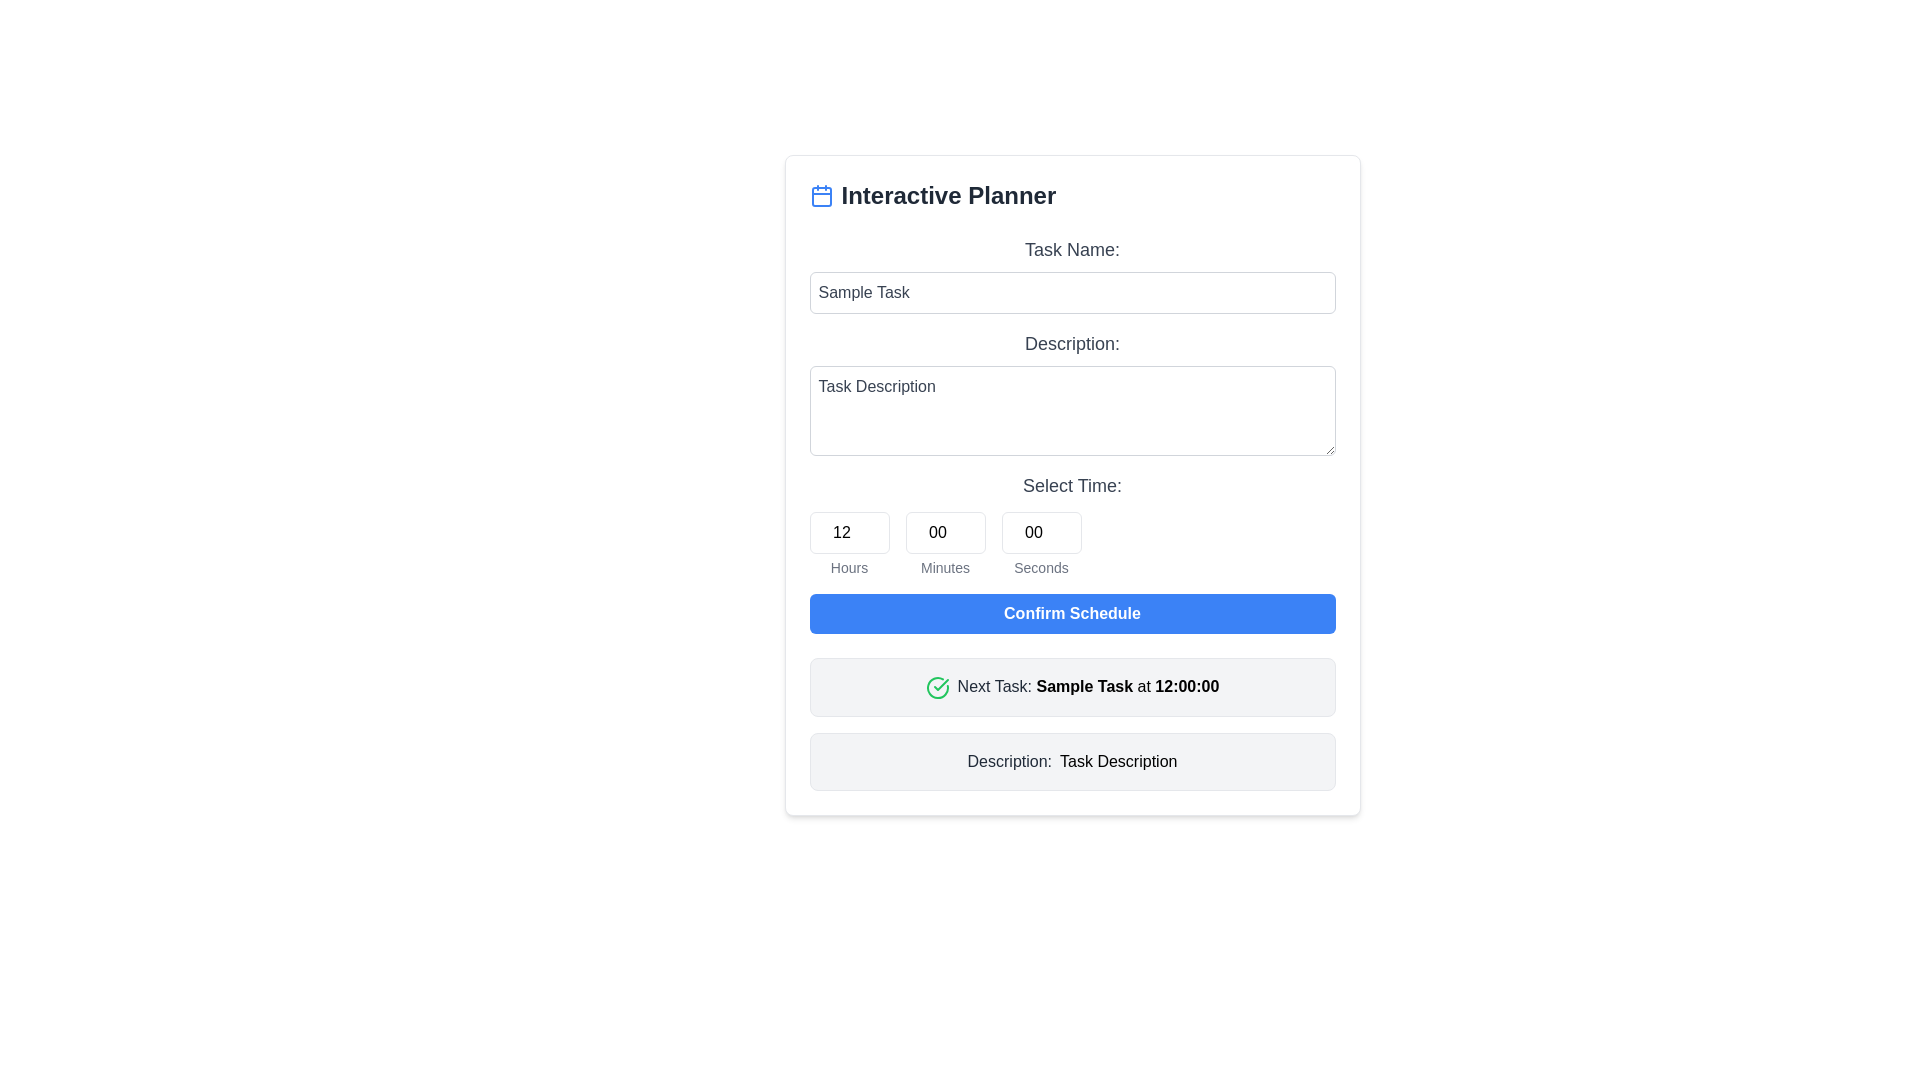 The image size is (1920, 1080). What do you see at coordinates (1071, 249) in the screenshot?
I see `the label displaying 'Task Name:' which is prominently styled and positioned just above the task input field` at bounding box center [1071, 249].